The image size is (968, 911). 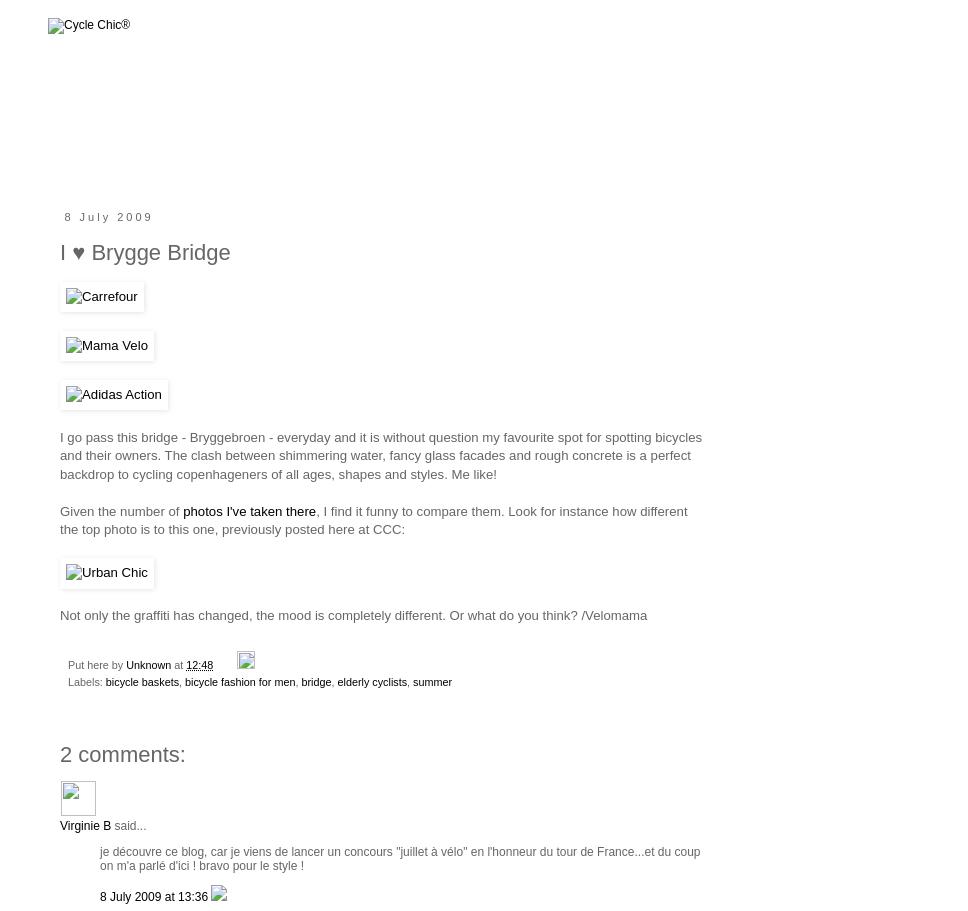 What do you see at coordinates (398, 858) in the screenshot?
I see `'je découvre ce blog, car je viens de lancer un concours "juillet à vélo" en l'honneur du tour de France...et du coup on m'a parlé d'ici ! bravo pour le style !'` at bounding box center [398, 858].